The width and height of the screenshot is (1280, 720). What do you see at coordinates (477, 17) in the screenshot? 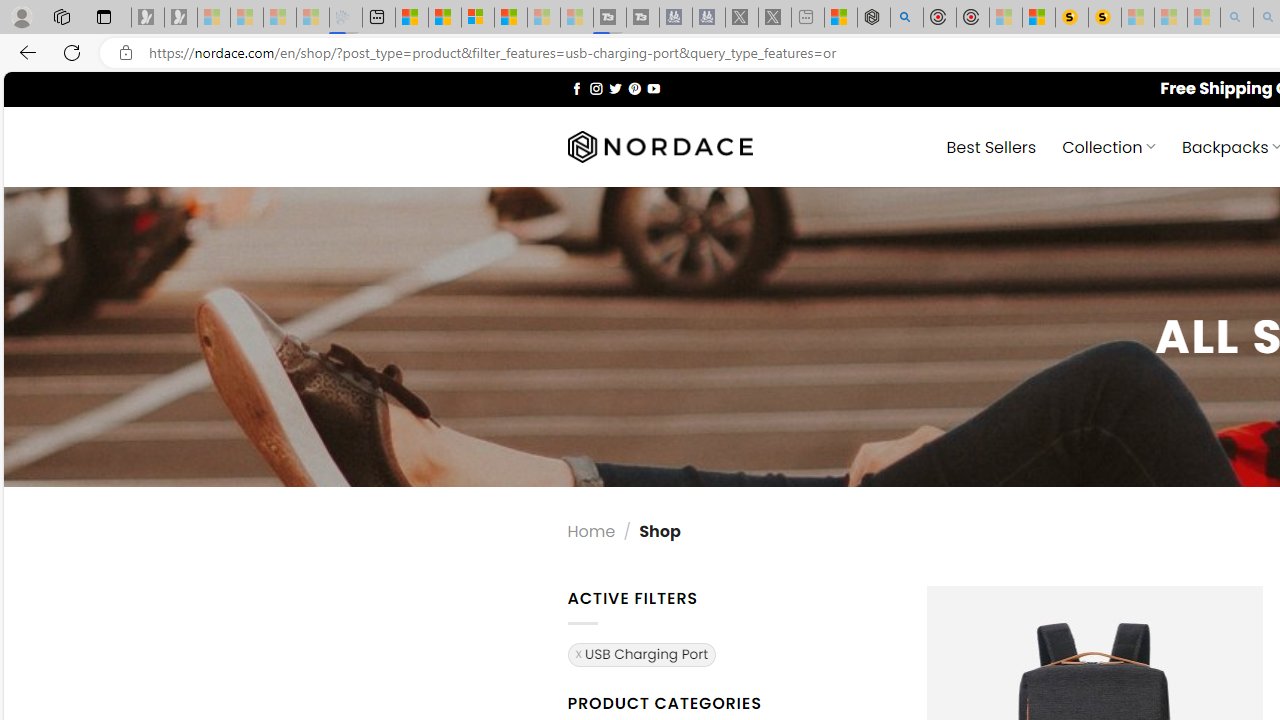
I see `'Overview'` at bounding box center [477, 17].